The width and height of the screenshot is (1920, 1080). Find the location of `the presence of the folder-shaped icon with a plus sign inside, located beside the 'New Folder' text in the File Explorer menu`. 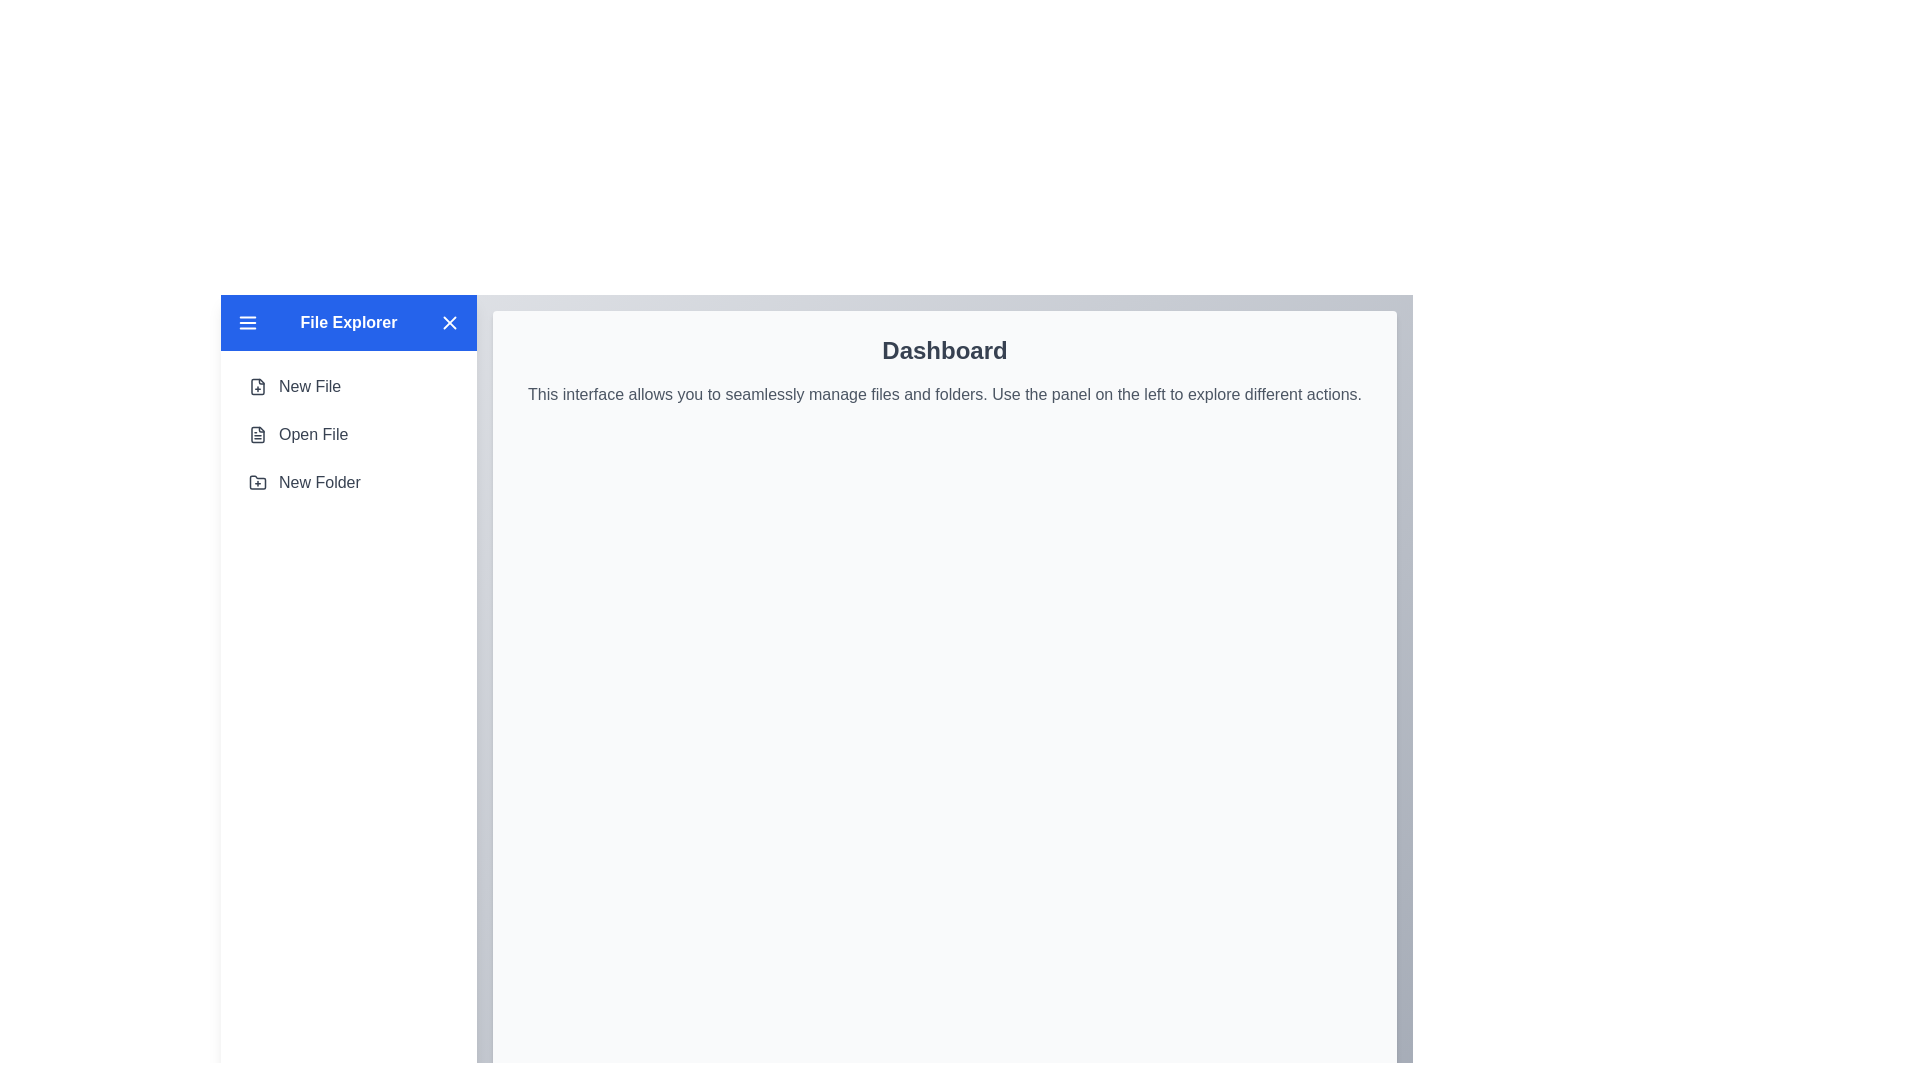

the presence of the folder-shaped icon with a plus sign inside, located beside the 'New Folder' text in the File Explorer menu is located at coordinates (257, 482).